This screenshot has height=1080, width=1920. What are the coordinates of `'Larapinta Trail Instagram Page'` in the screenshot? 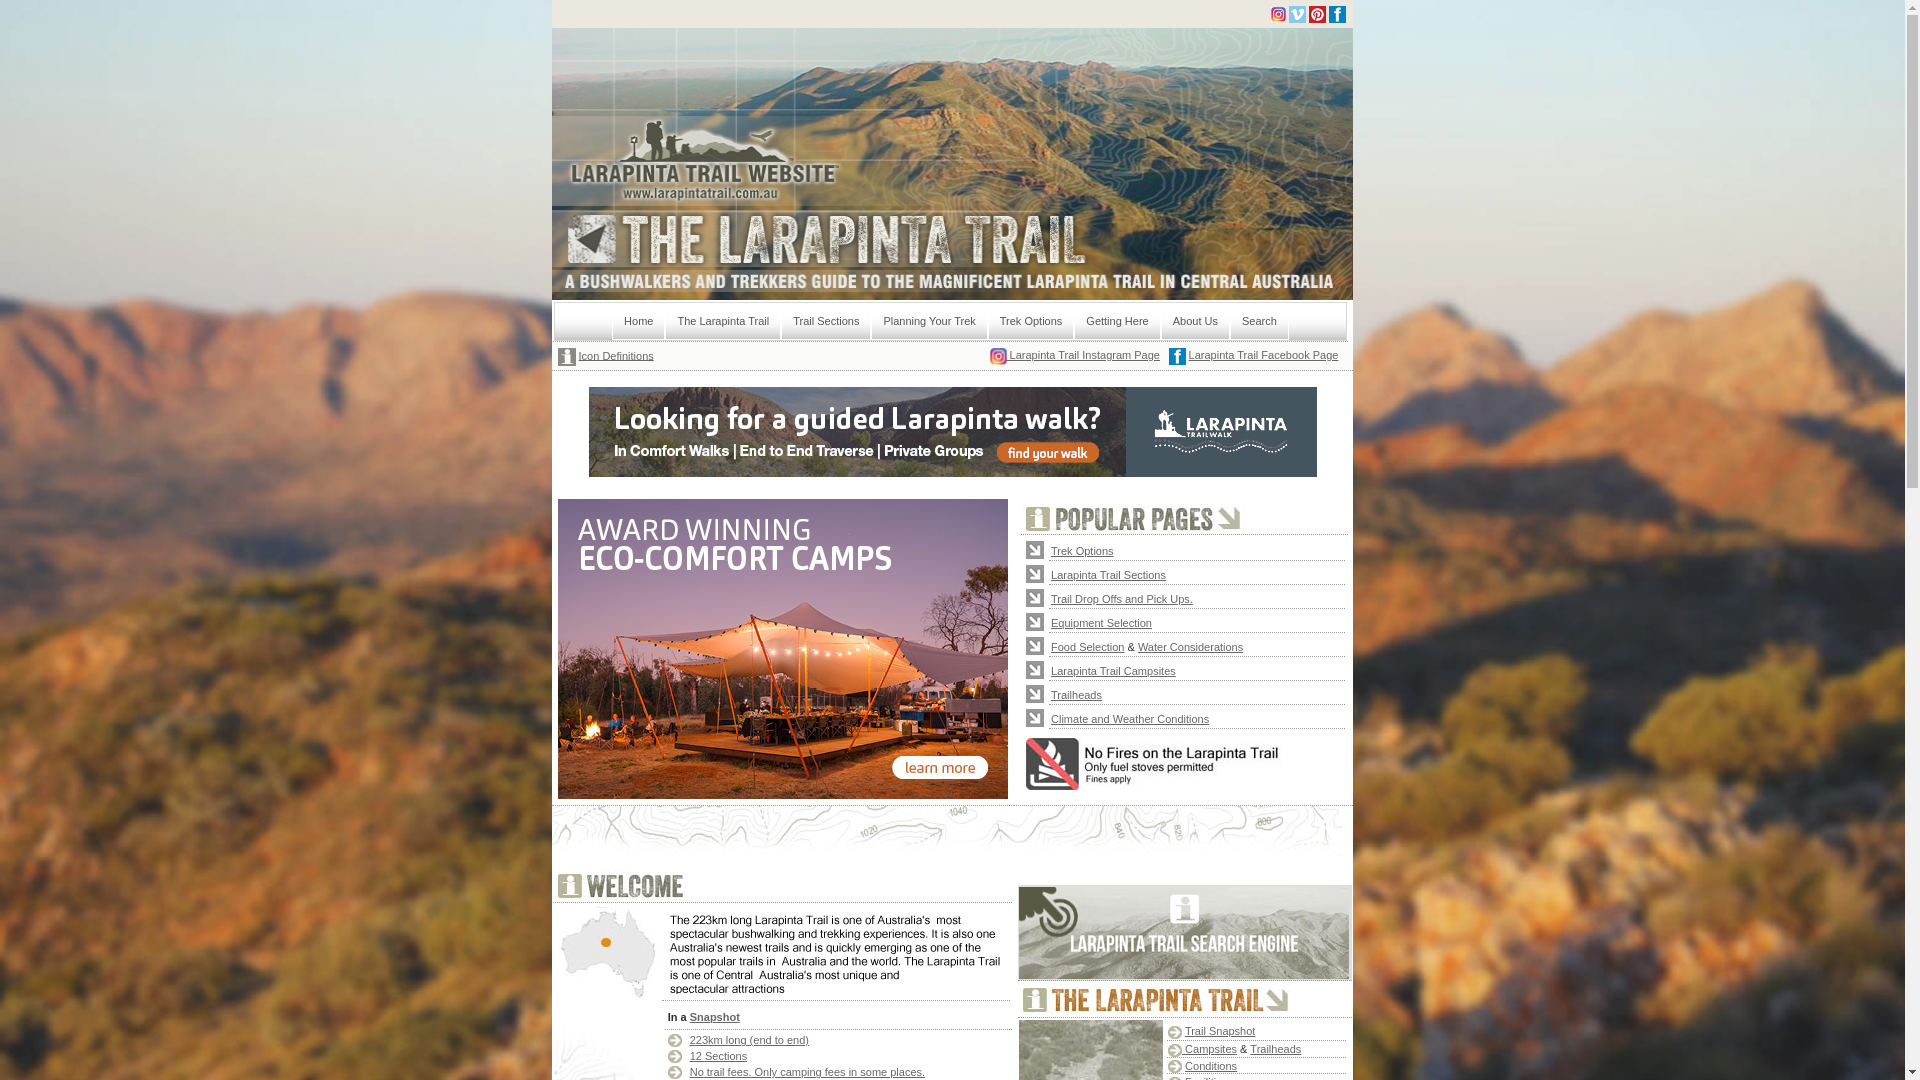 It's located at (1081, 353).